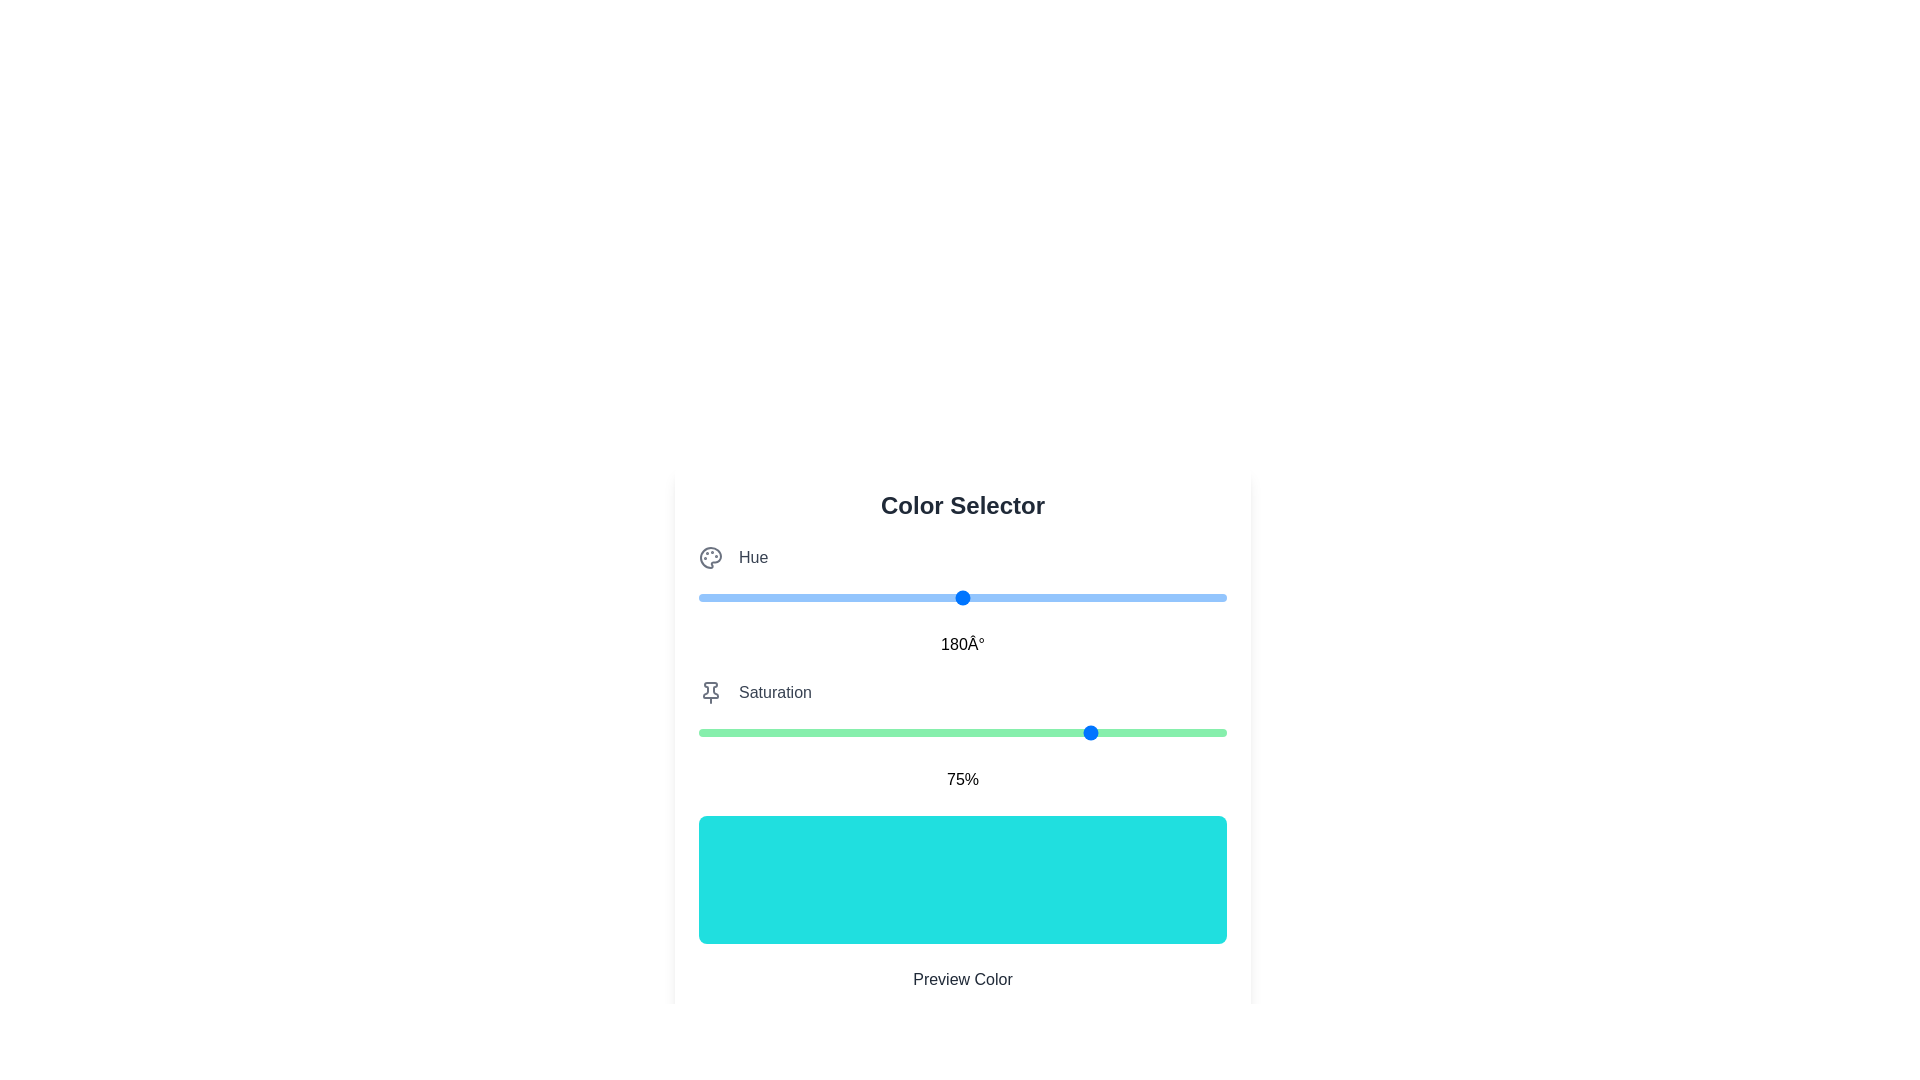 The height and width of the screenshot is (1080, 1920). I want to click on the labeled component featuring a pin icon and the text 'Saturation' in dark gray, which is centrally positioned below the 'Hue' slider and above the green '75%' slider, so click(963, 692).